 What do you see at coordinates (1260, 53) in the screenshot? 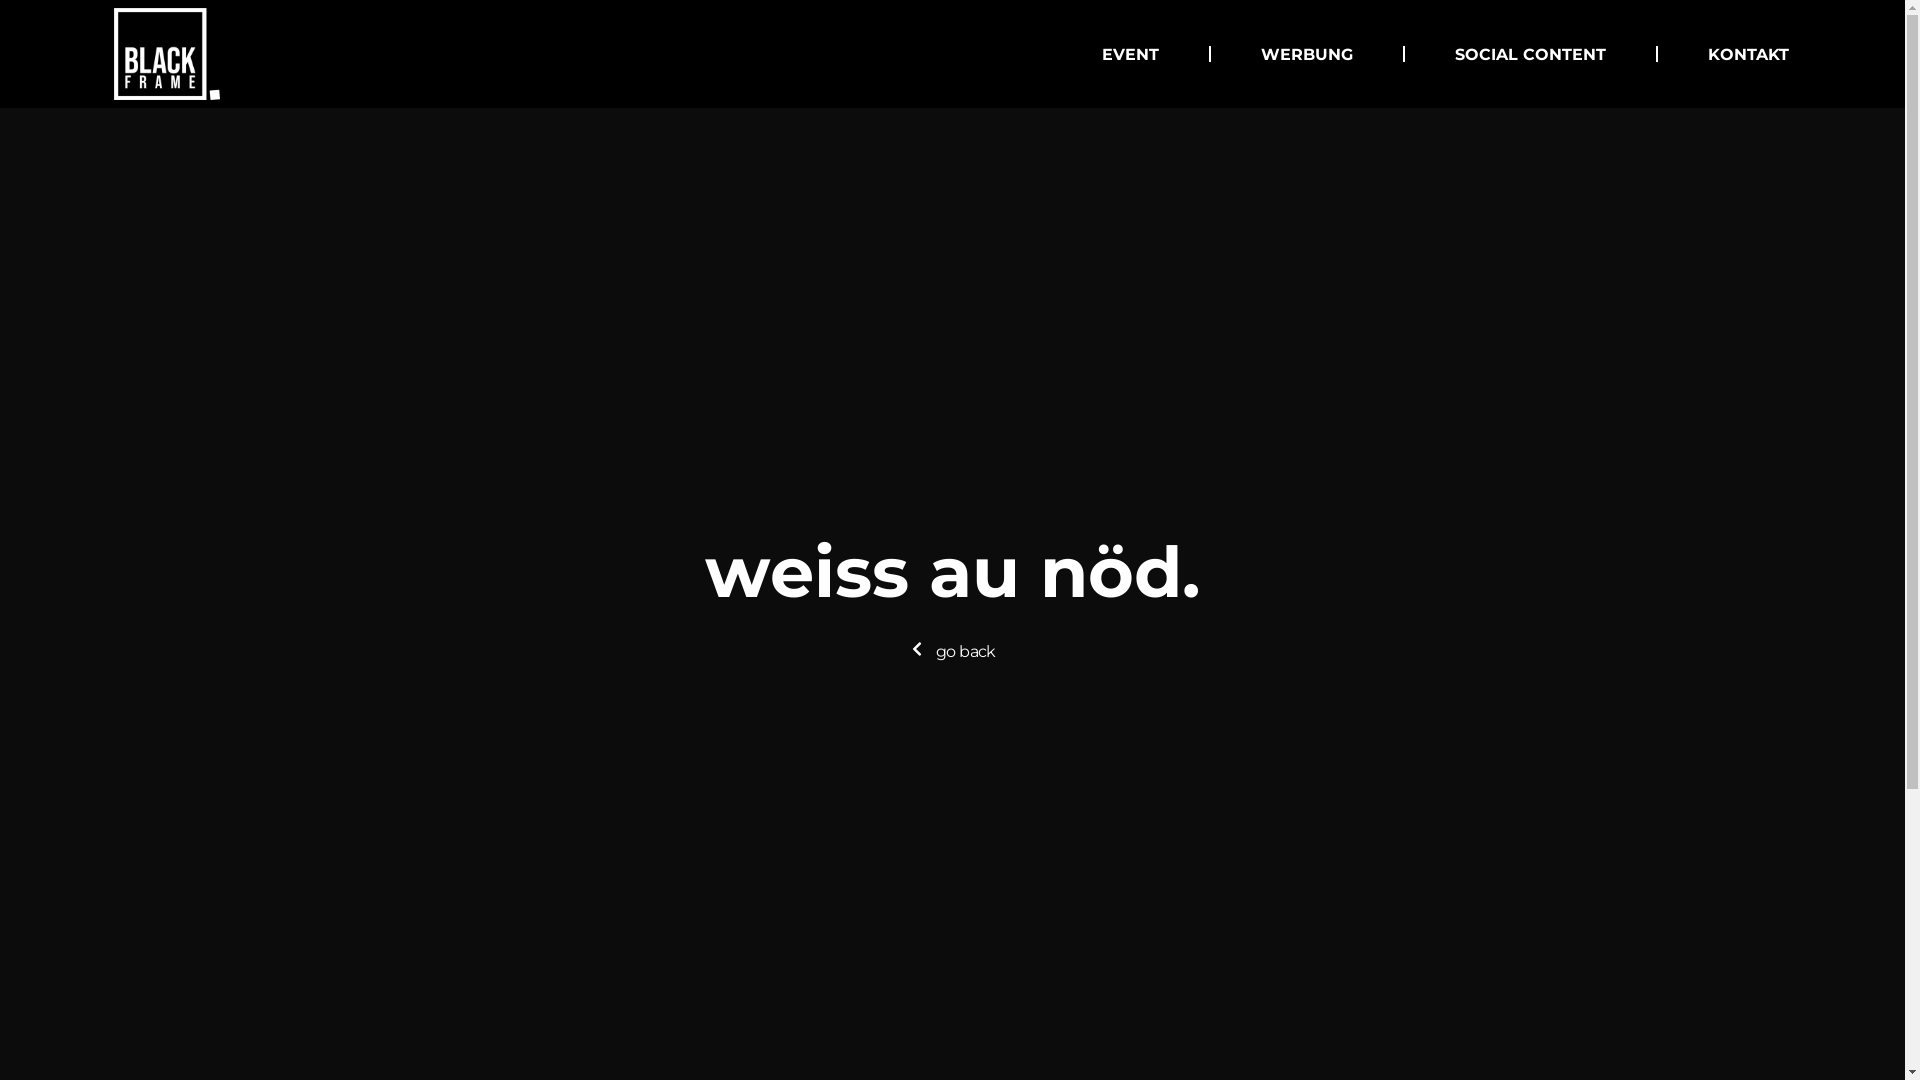
I see `'WERBUNG'` at bounding box center [1260, 53].